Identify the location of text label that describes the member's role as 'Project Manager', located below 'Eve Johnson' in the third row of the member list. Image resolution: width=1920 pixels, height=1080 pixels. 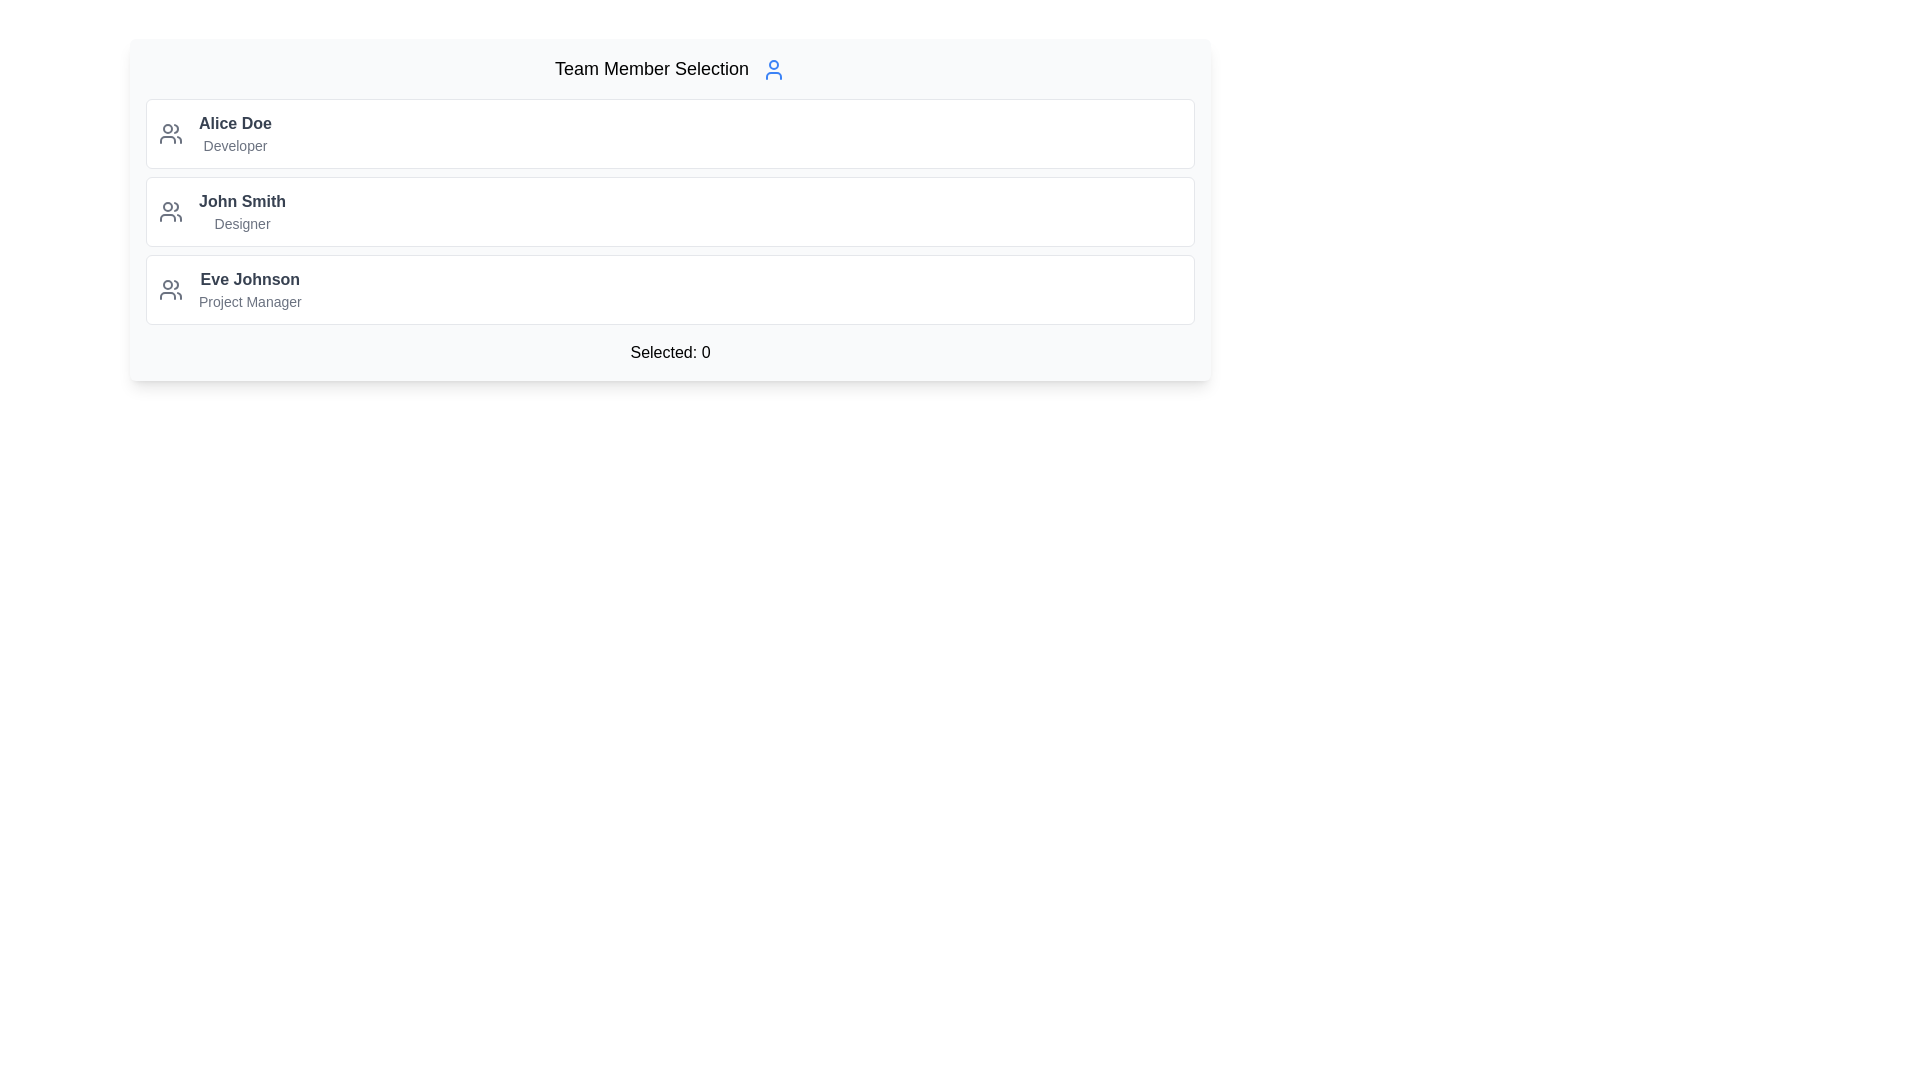
(249, 301).